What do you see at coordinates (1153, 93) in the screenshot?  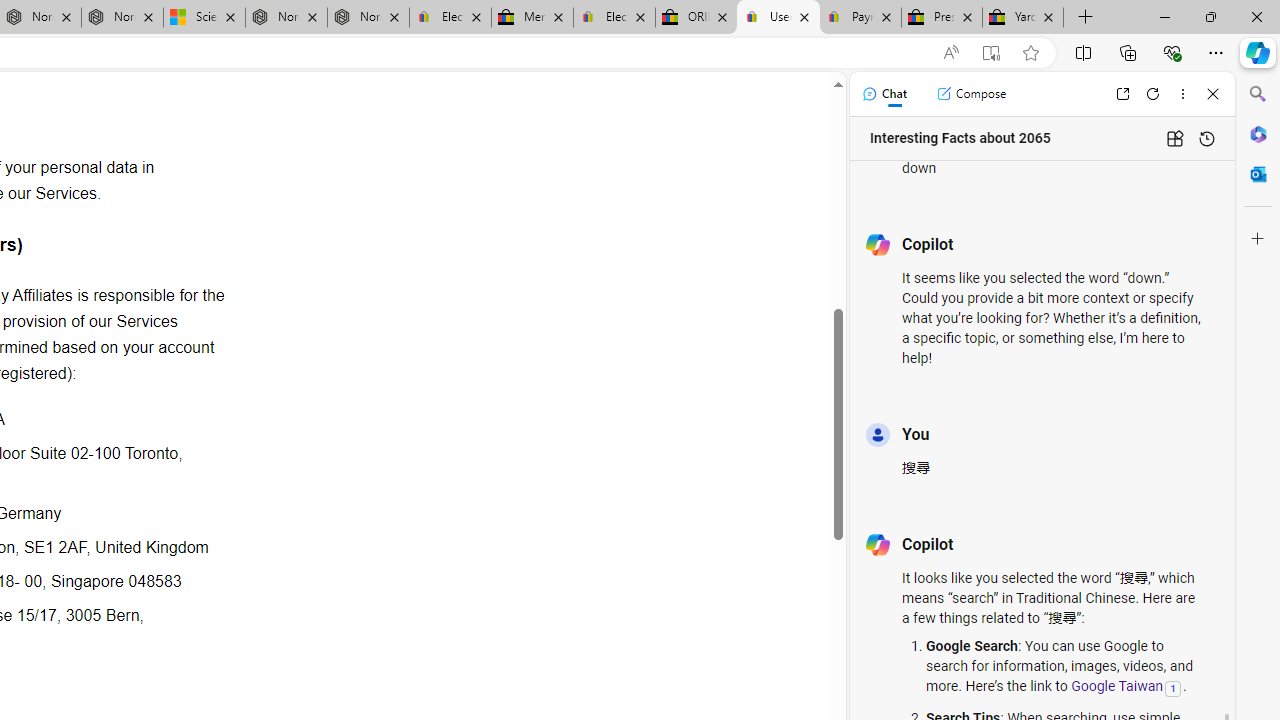 I see `'Refresh'` at bounding box center [1153, 93].